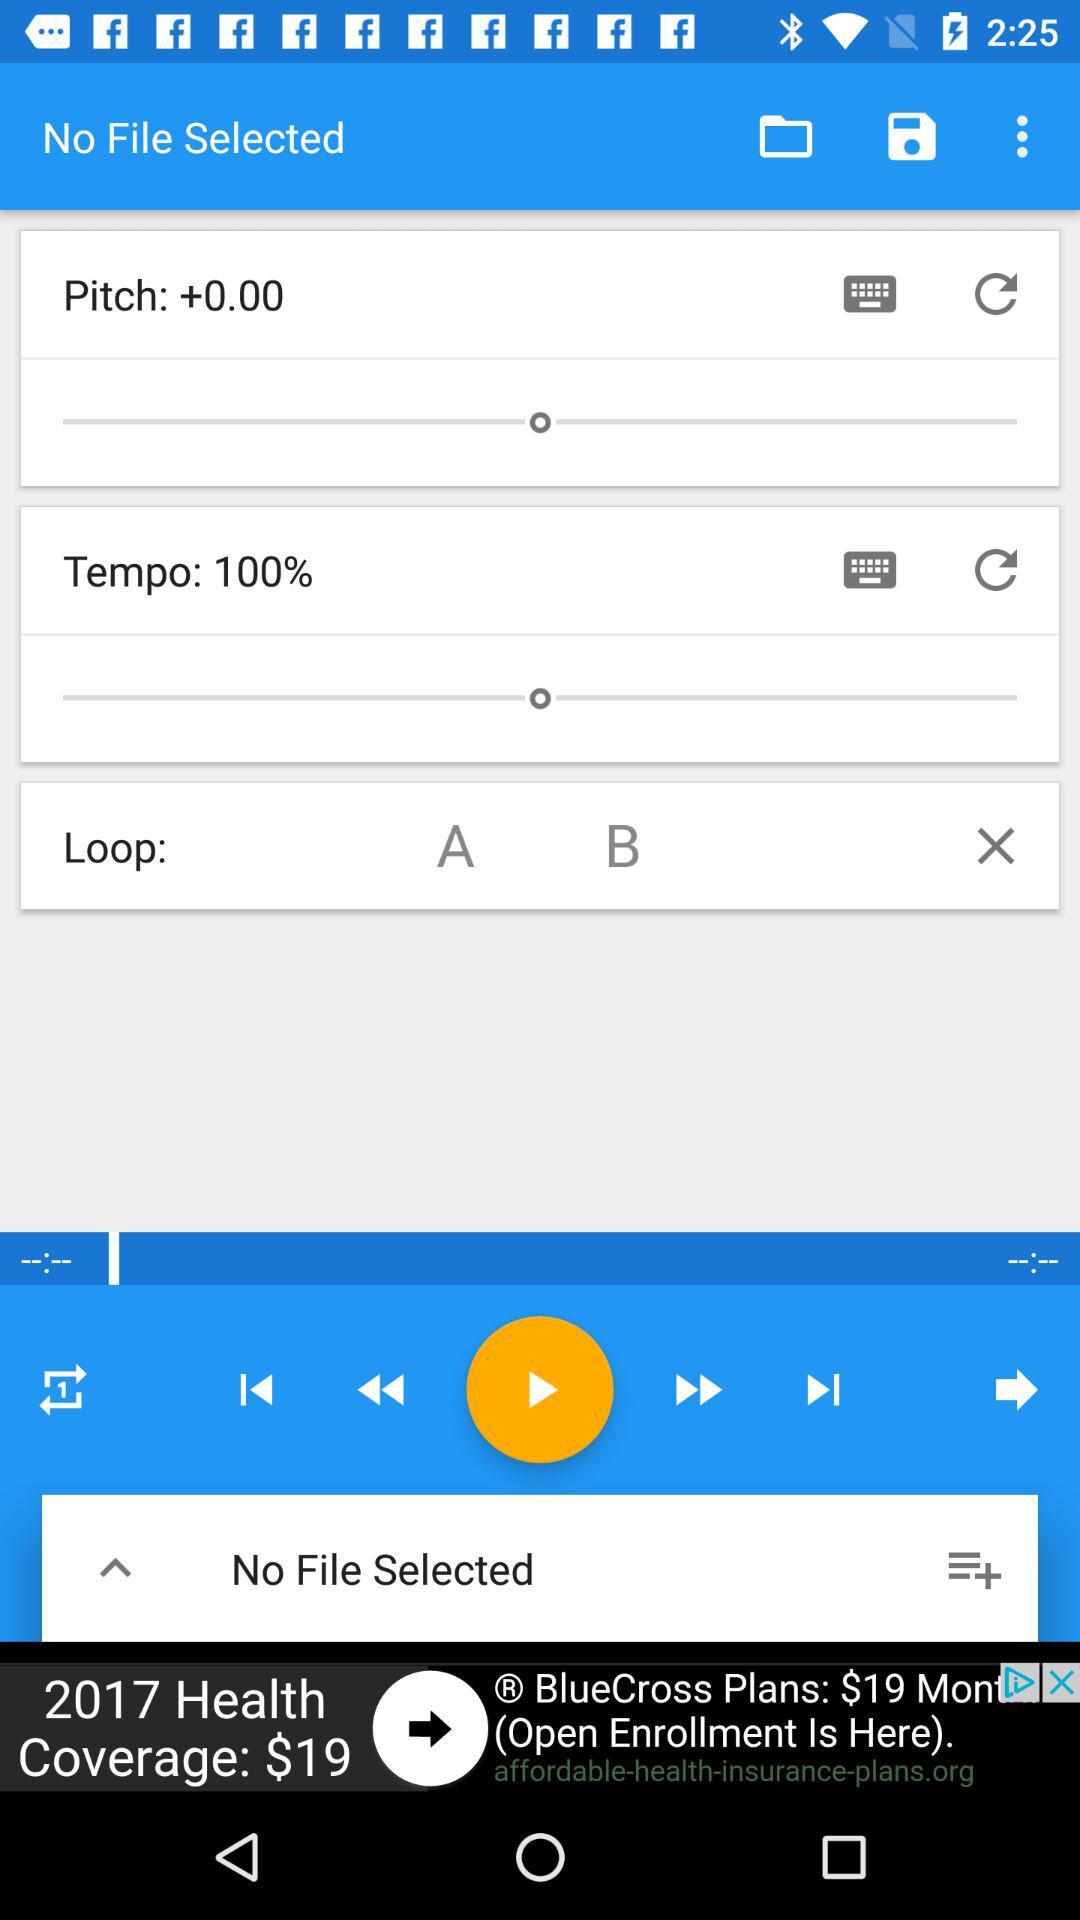 The image size is (1080, 1920). What do you see at coordinates (995, 569) in the screenshot?
I see `repeat` at bounding box center [995, 569].